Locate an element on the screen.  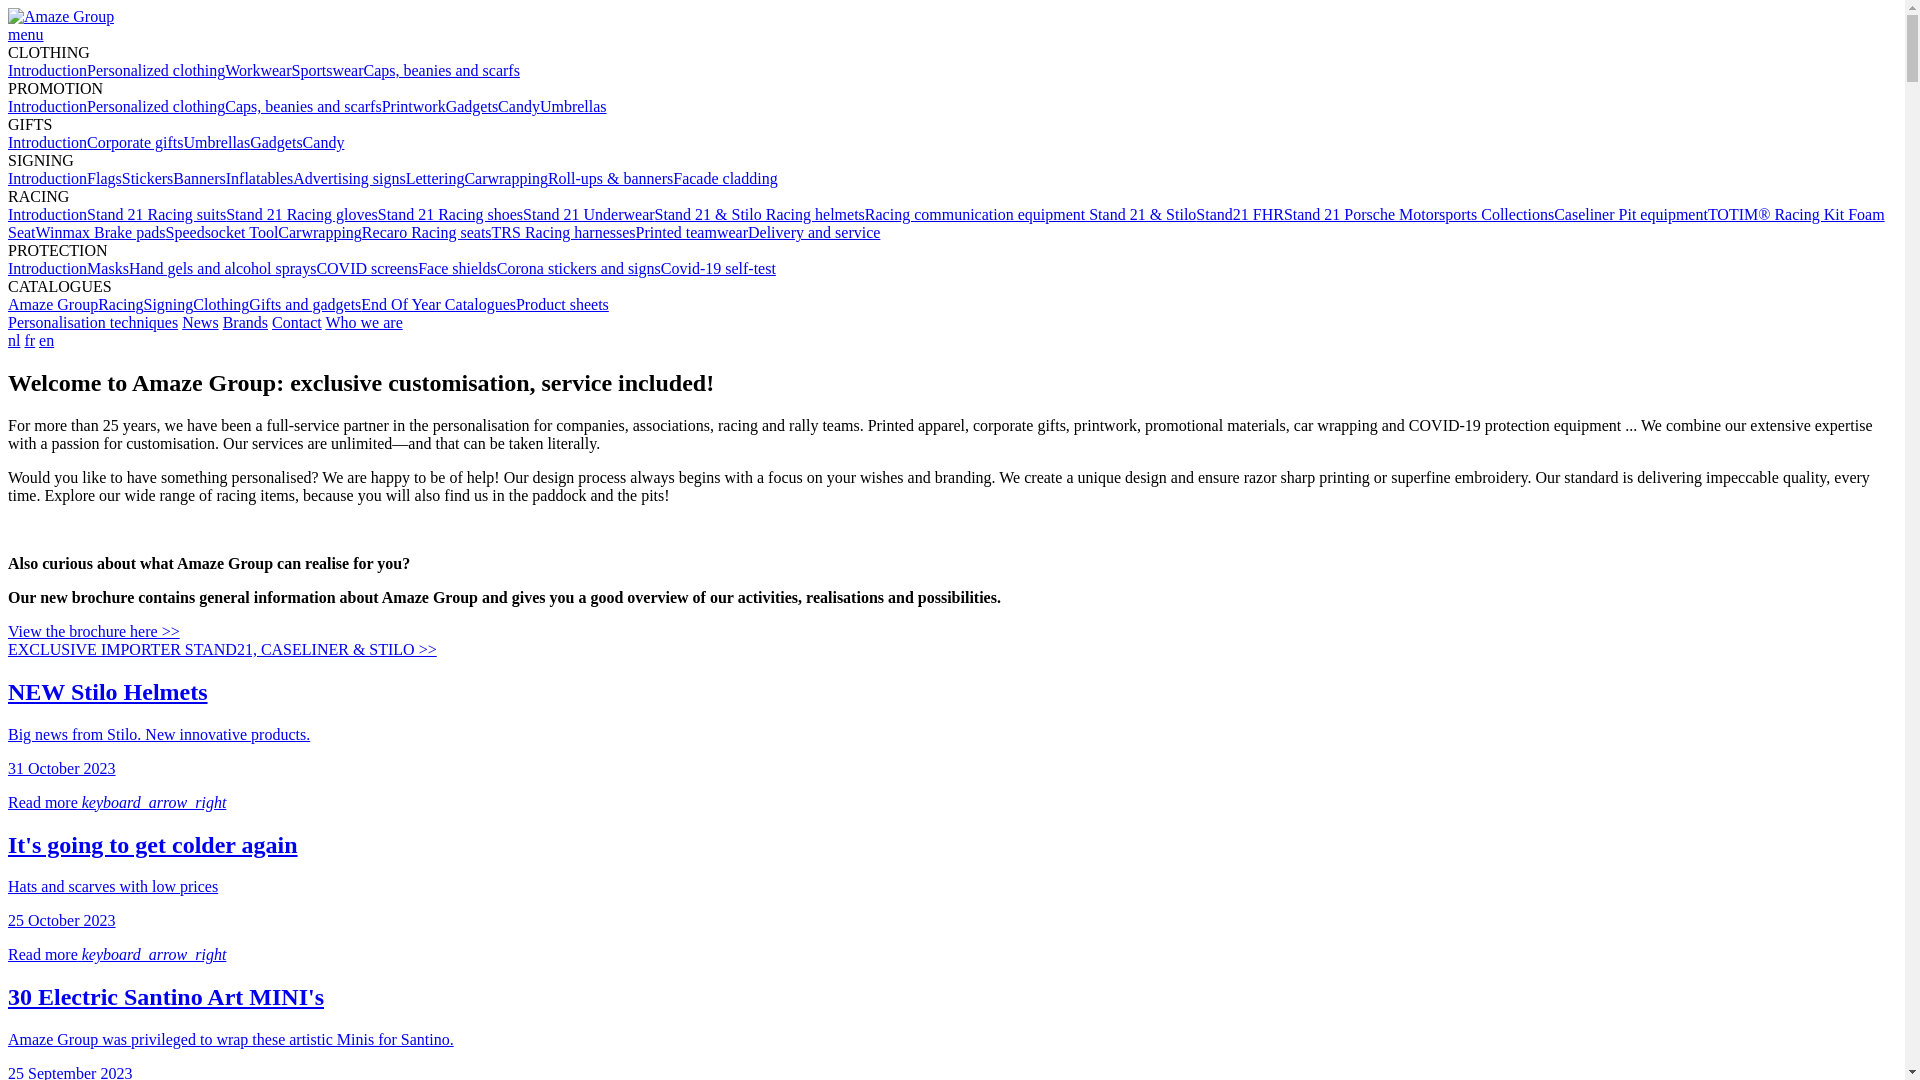
'Corporate gifts' is located at coordinates (133, 141).